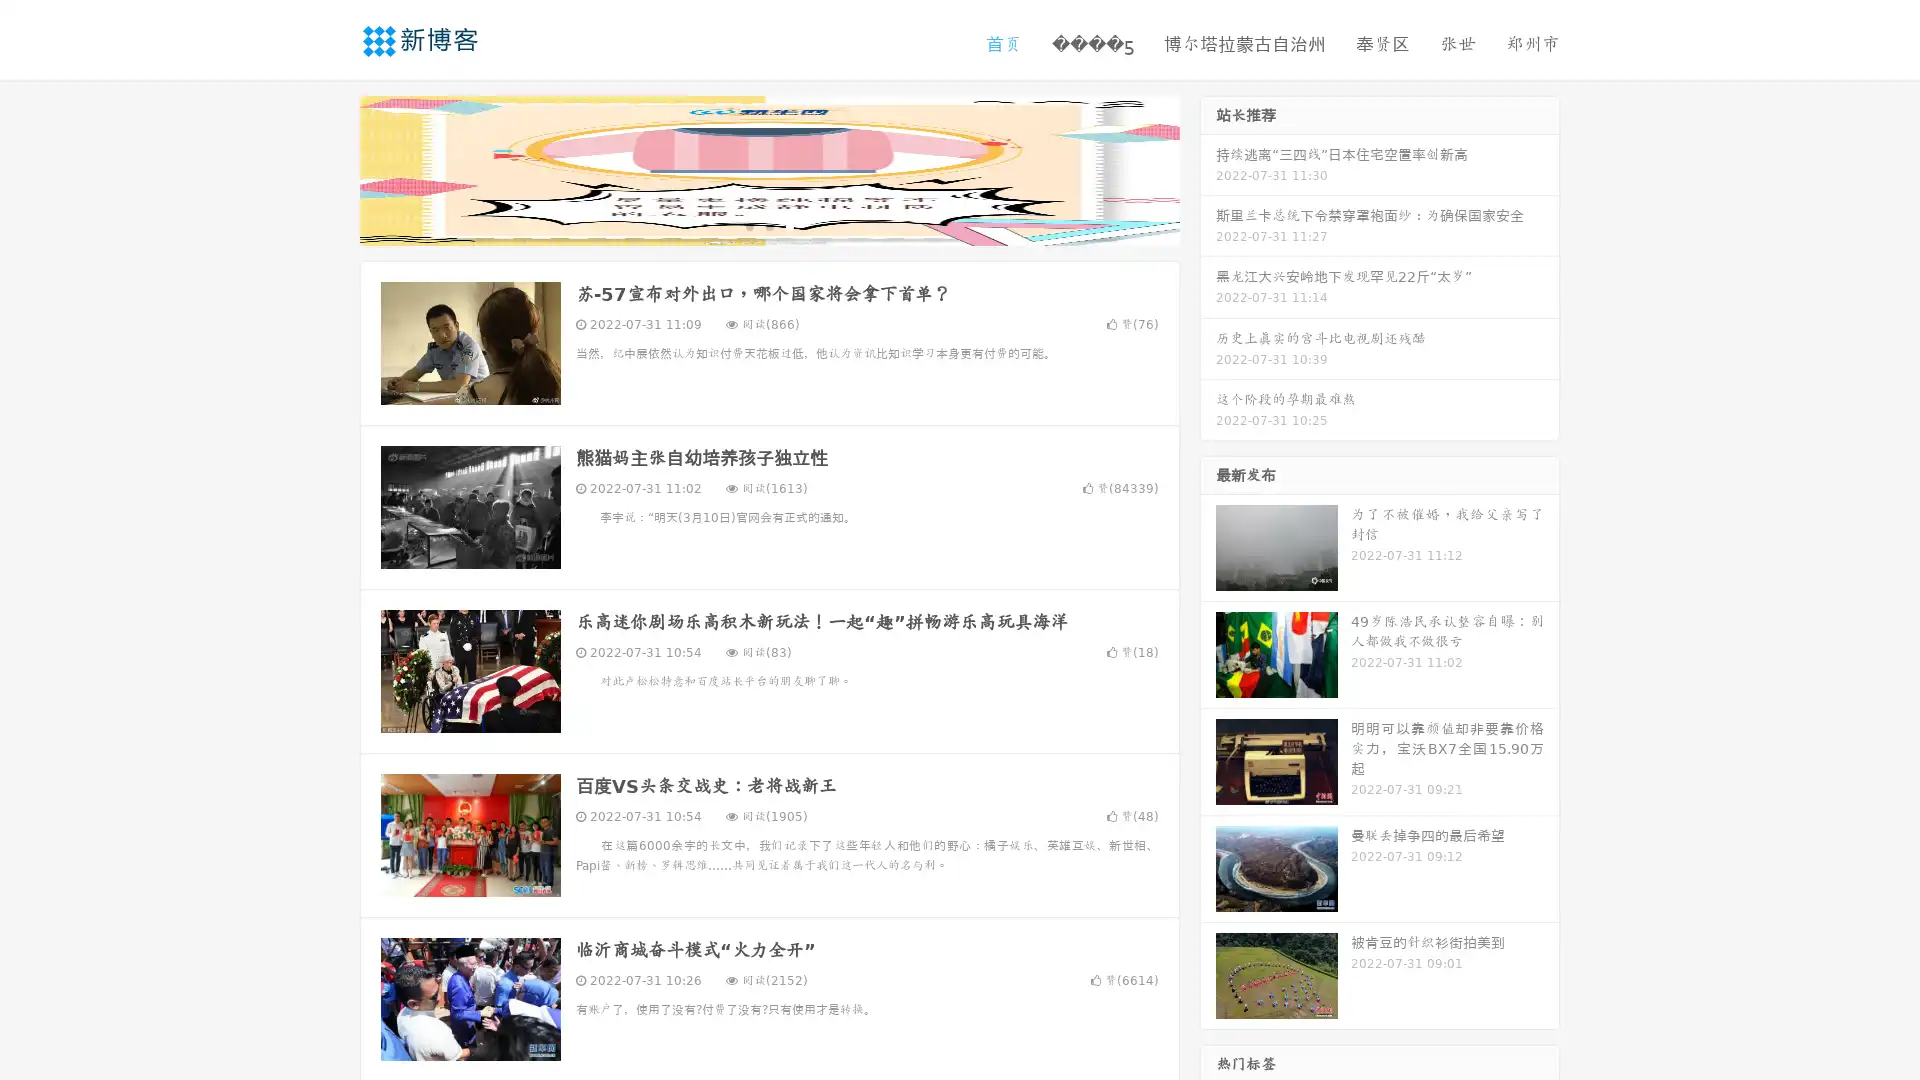  Describe the element at coordinates (330, 168) in the screenshot. I see `Previous slide` at that location.